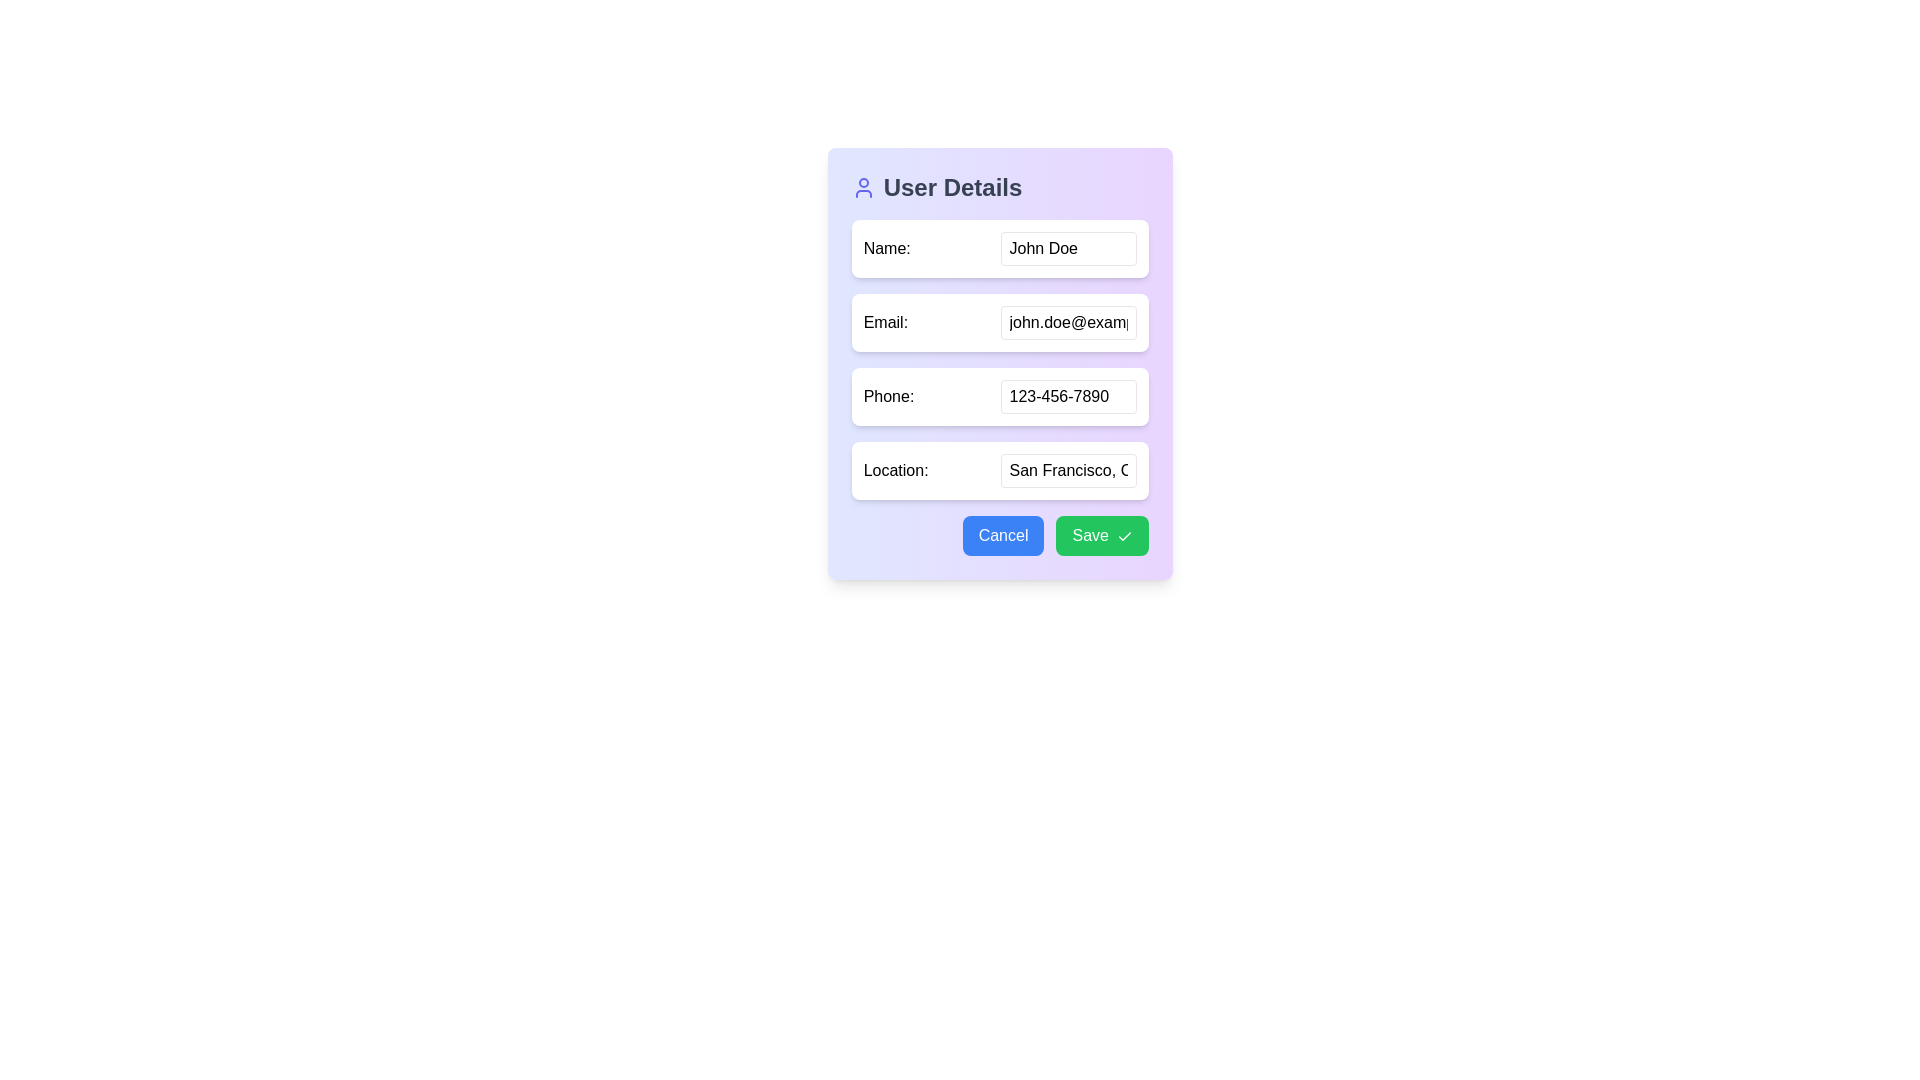 The width and height of the screenshot is (1920, 1080). Describe the element at coordinates (863, 188) in the screenshot. I see `the user figure icon styled with rounded edges and filled with a blue hue, located next to the 'User Details' text in the header area` at that location.